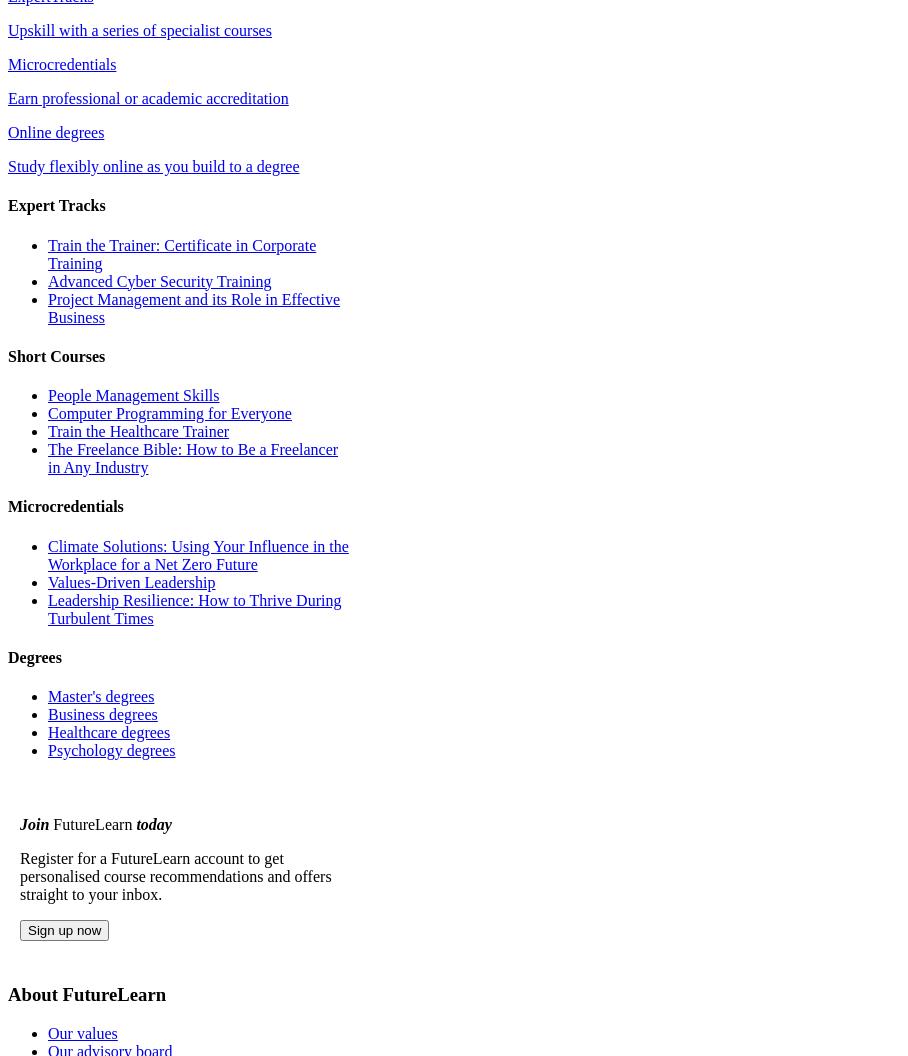  Describe the element at coordinates (91, 824) in the screenshot. I see `'FutureLearn'` at that location.